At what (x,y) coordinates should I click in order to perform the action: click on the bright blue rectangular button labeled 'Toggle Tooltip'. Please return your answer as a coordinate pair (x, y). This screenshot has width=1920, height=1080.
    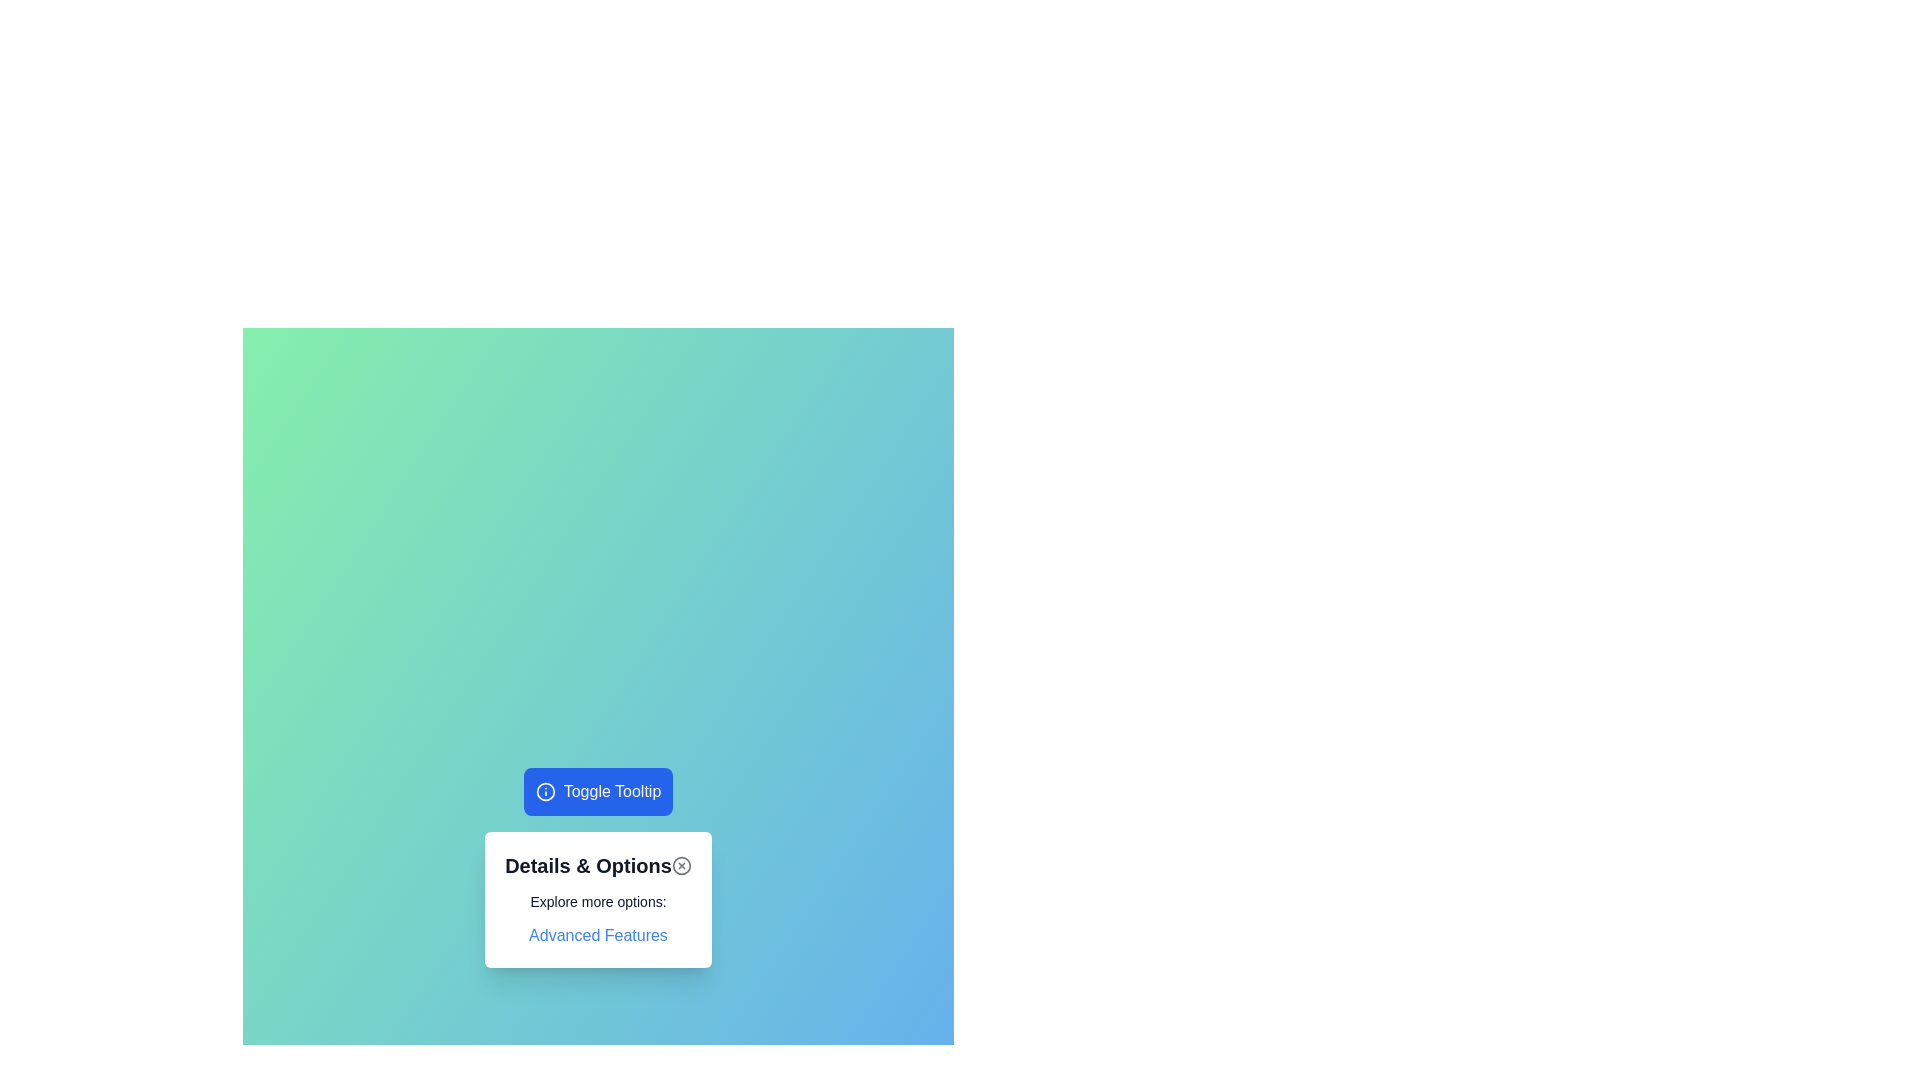
    Looking at the image, I should click on (597, 790).